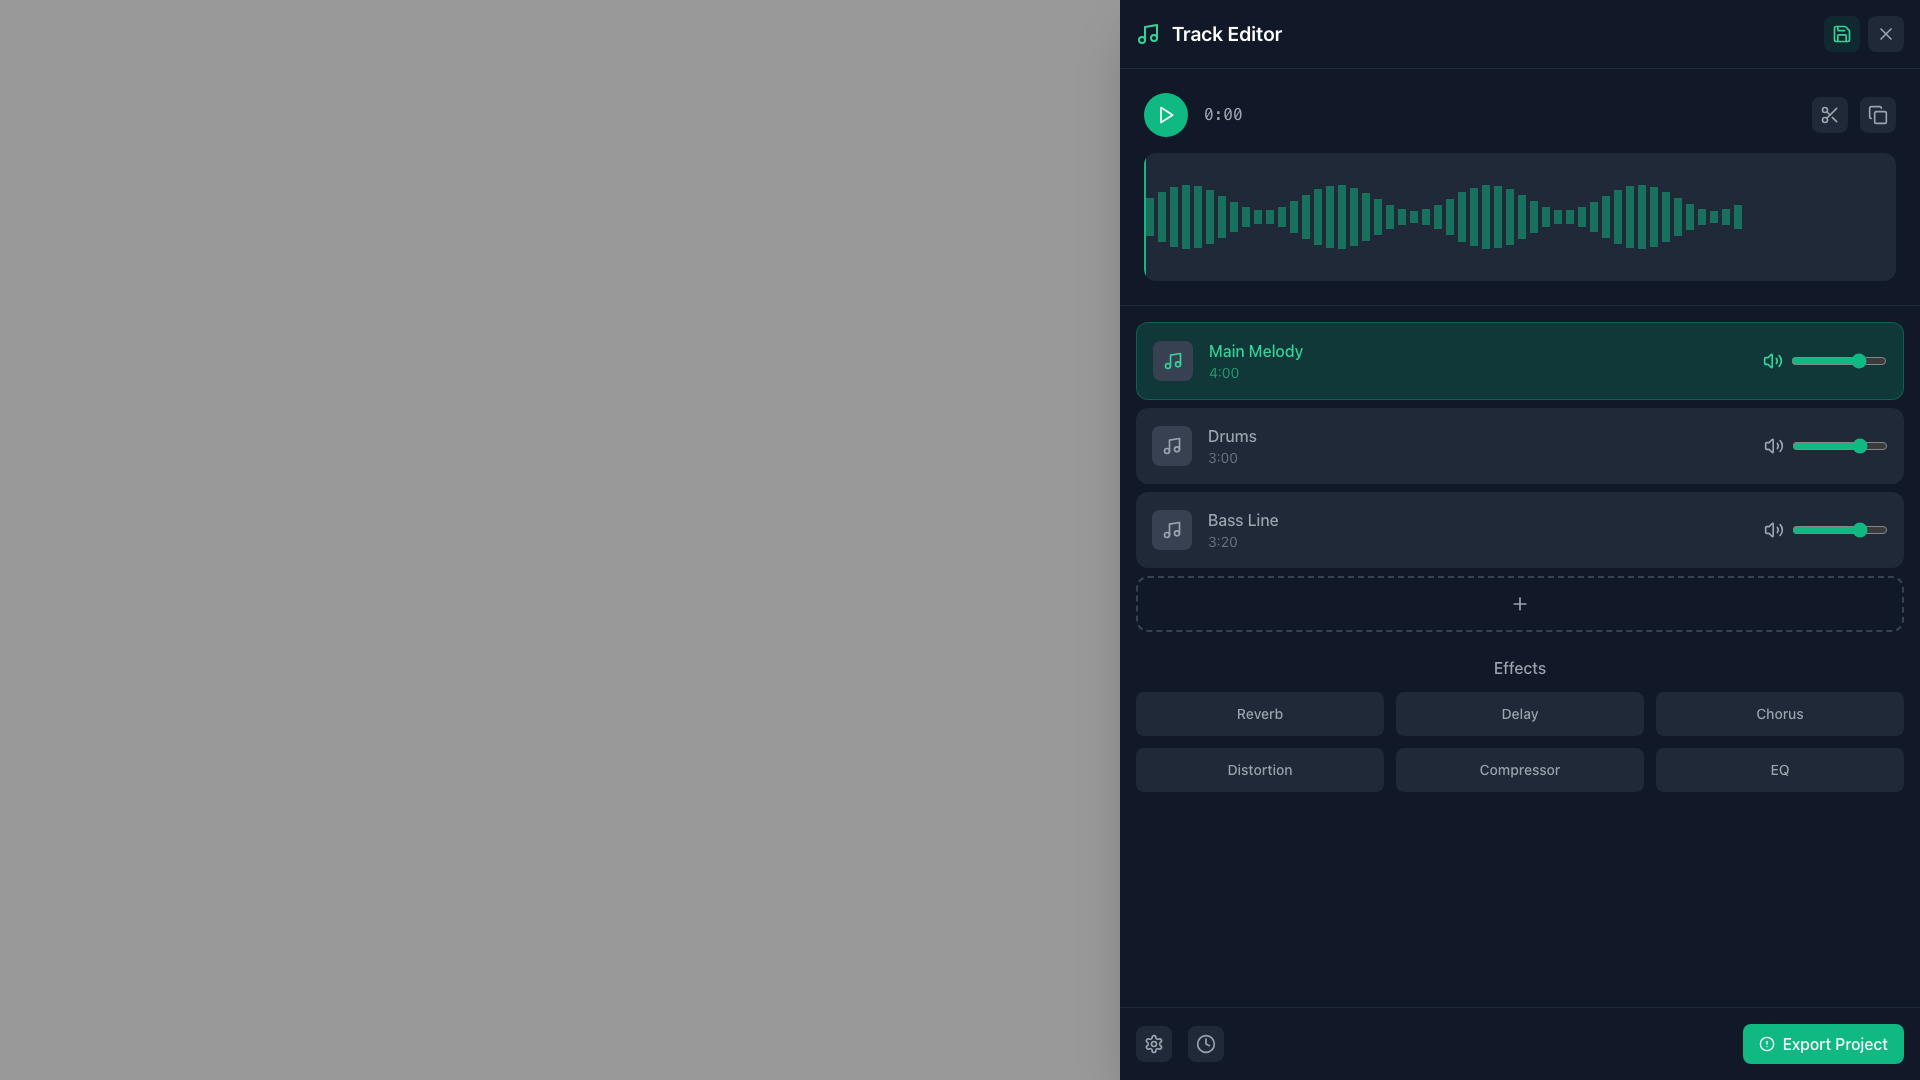  I want to click on the slider value, so click(1845, 528).